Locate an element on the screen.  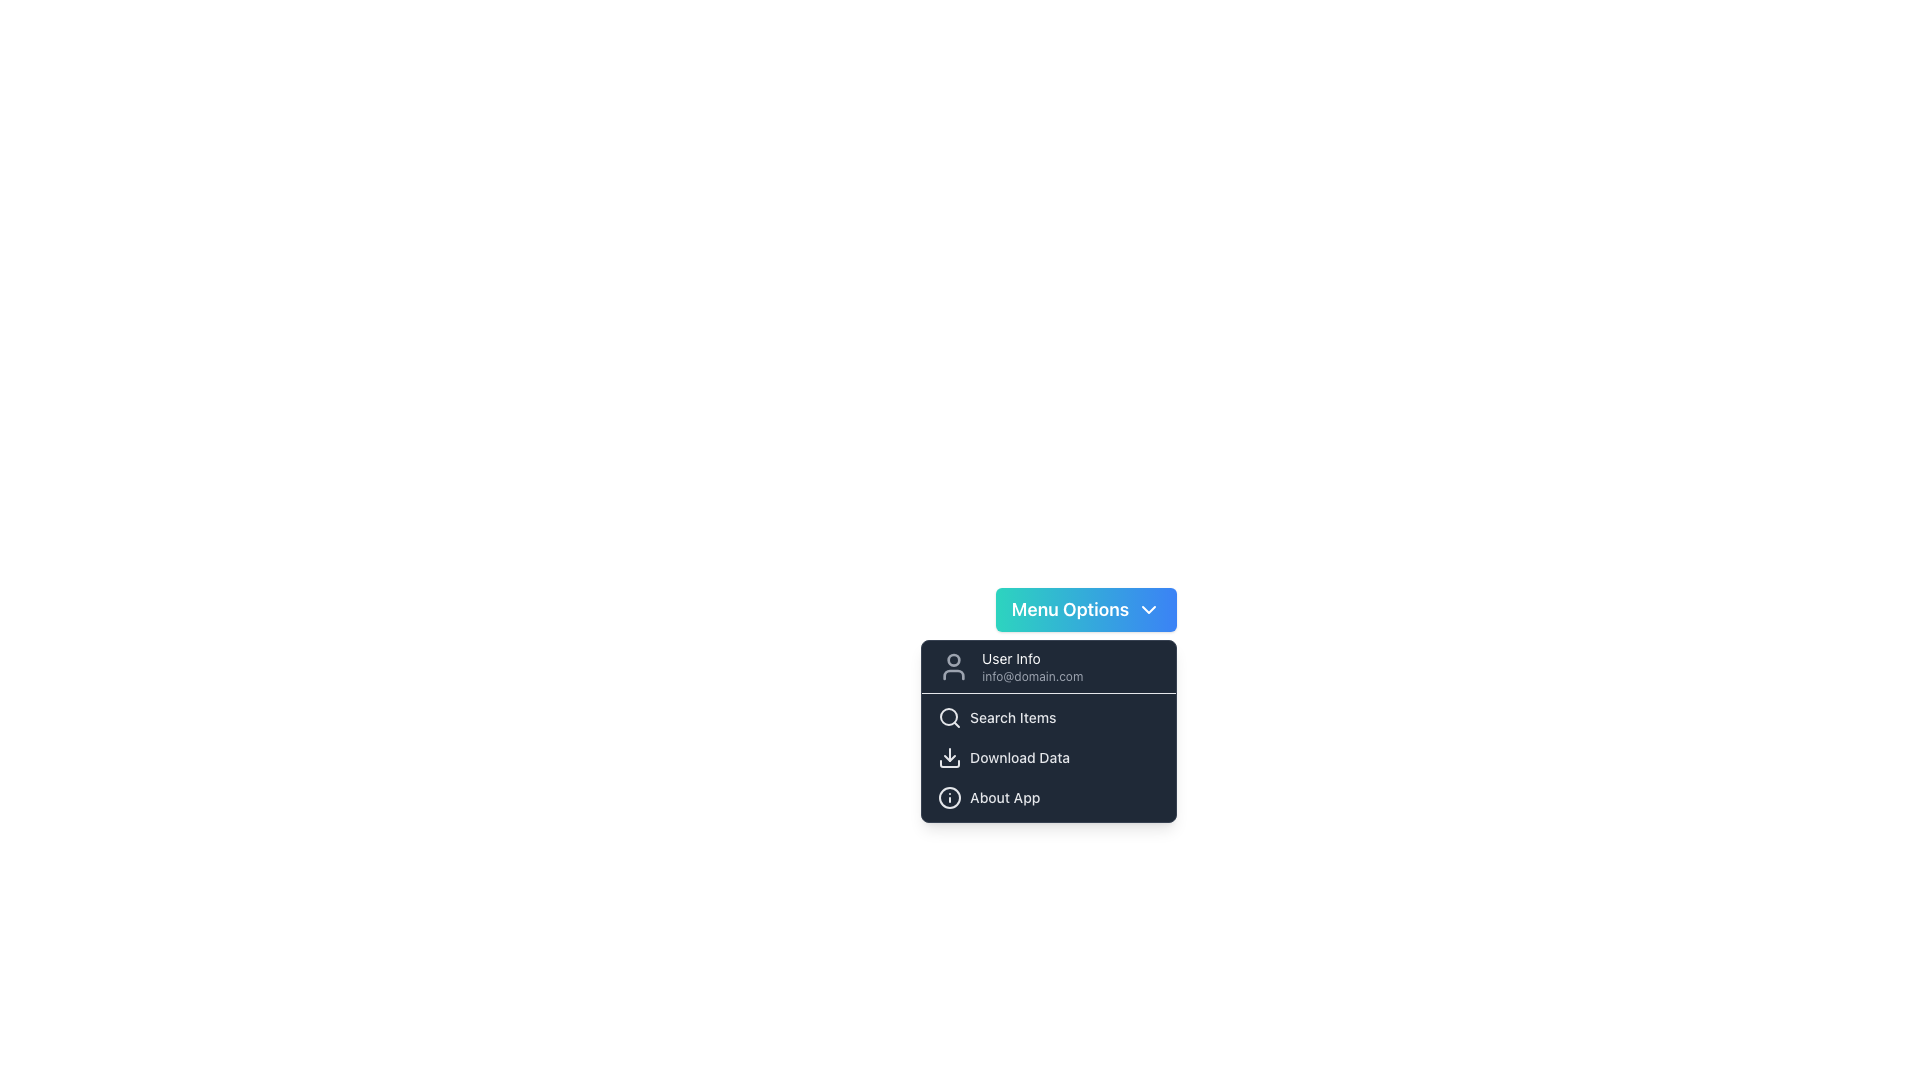
the circular icon at the top of the user profile icon for further interactions is located at coordinates (953, 660).